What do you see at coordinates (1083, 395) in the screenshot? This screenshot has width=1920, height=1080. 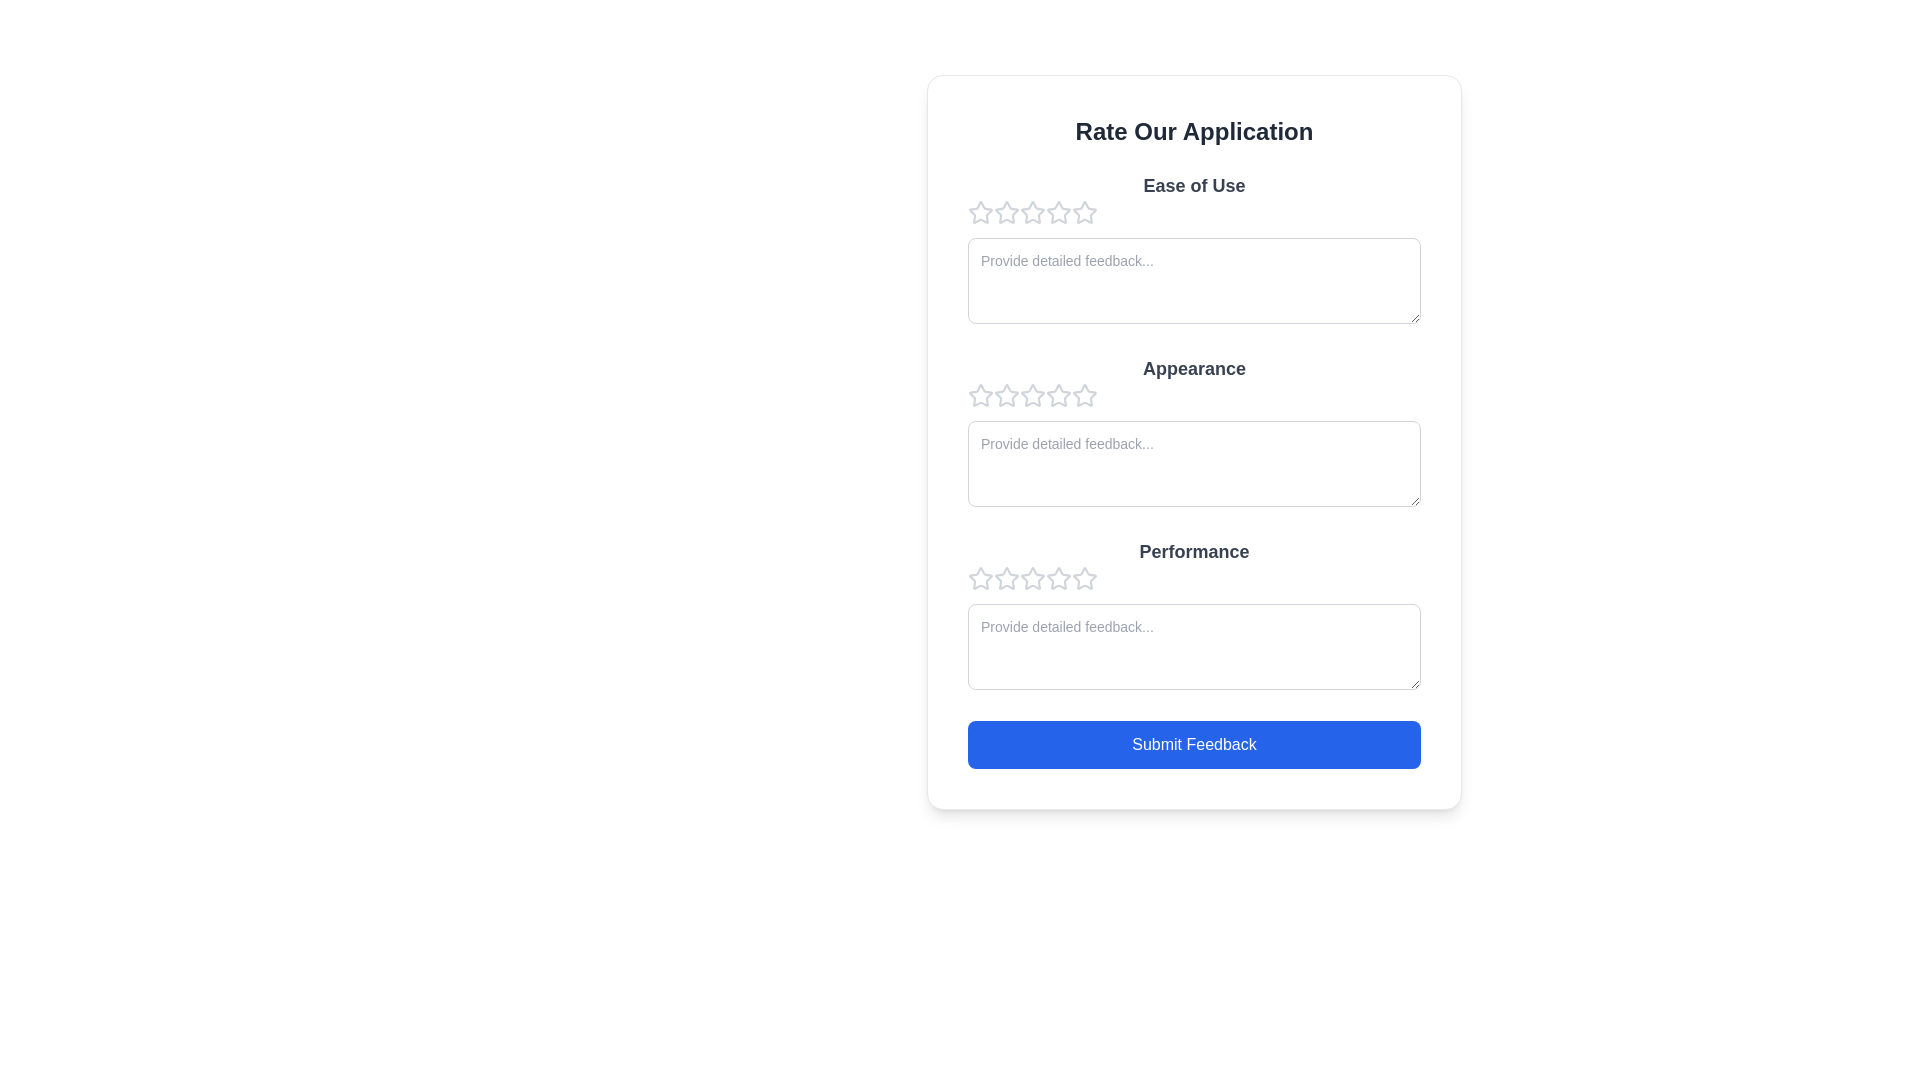 I see `the third star icon from the left in the second row` at bounding box center [1083, 395].